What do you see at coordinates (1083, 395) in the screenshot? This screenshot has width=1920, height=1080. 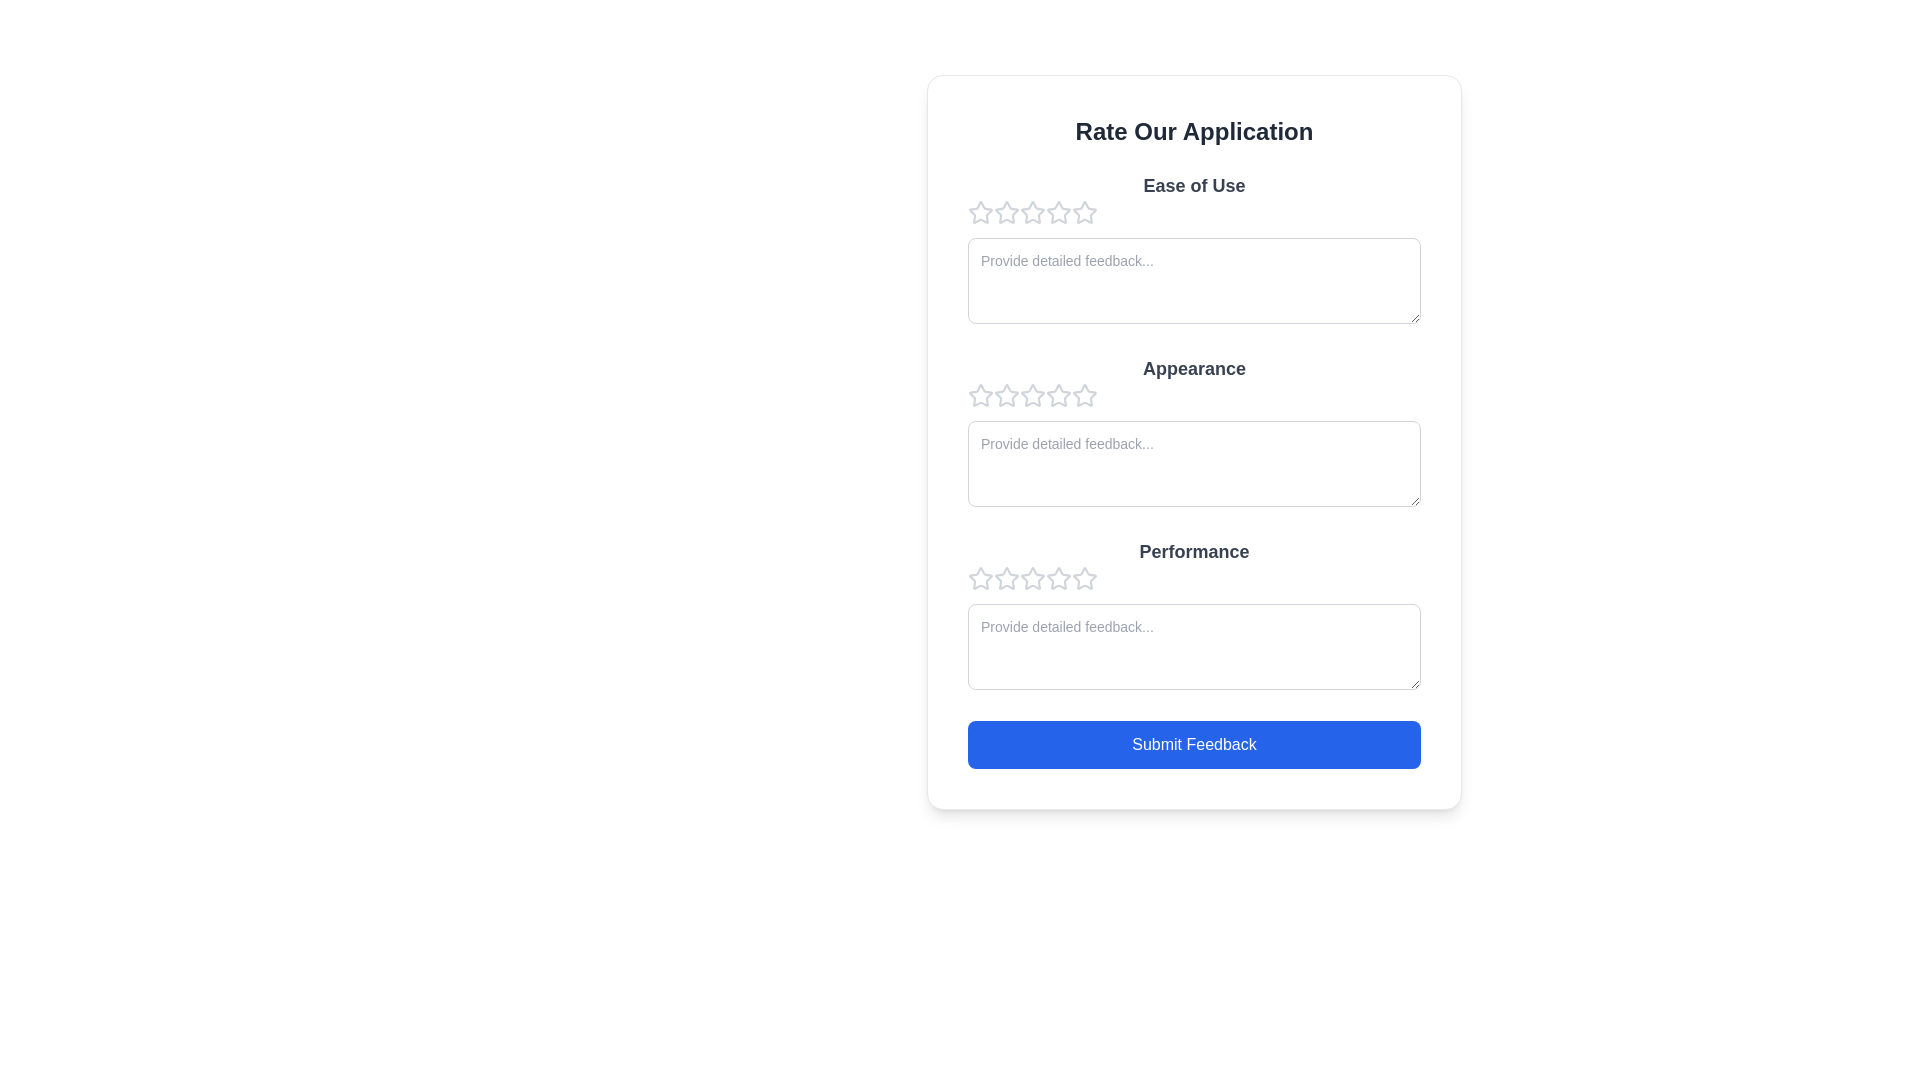 I see `the third star icon from the left in the second row` at bounding box center [1083, 395].